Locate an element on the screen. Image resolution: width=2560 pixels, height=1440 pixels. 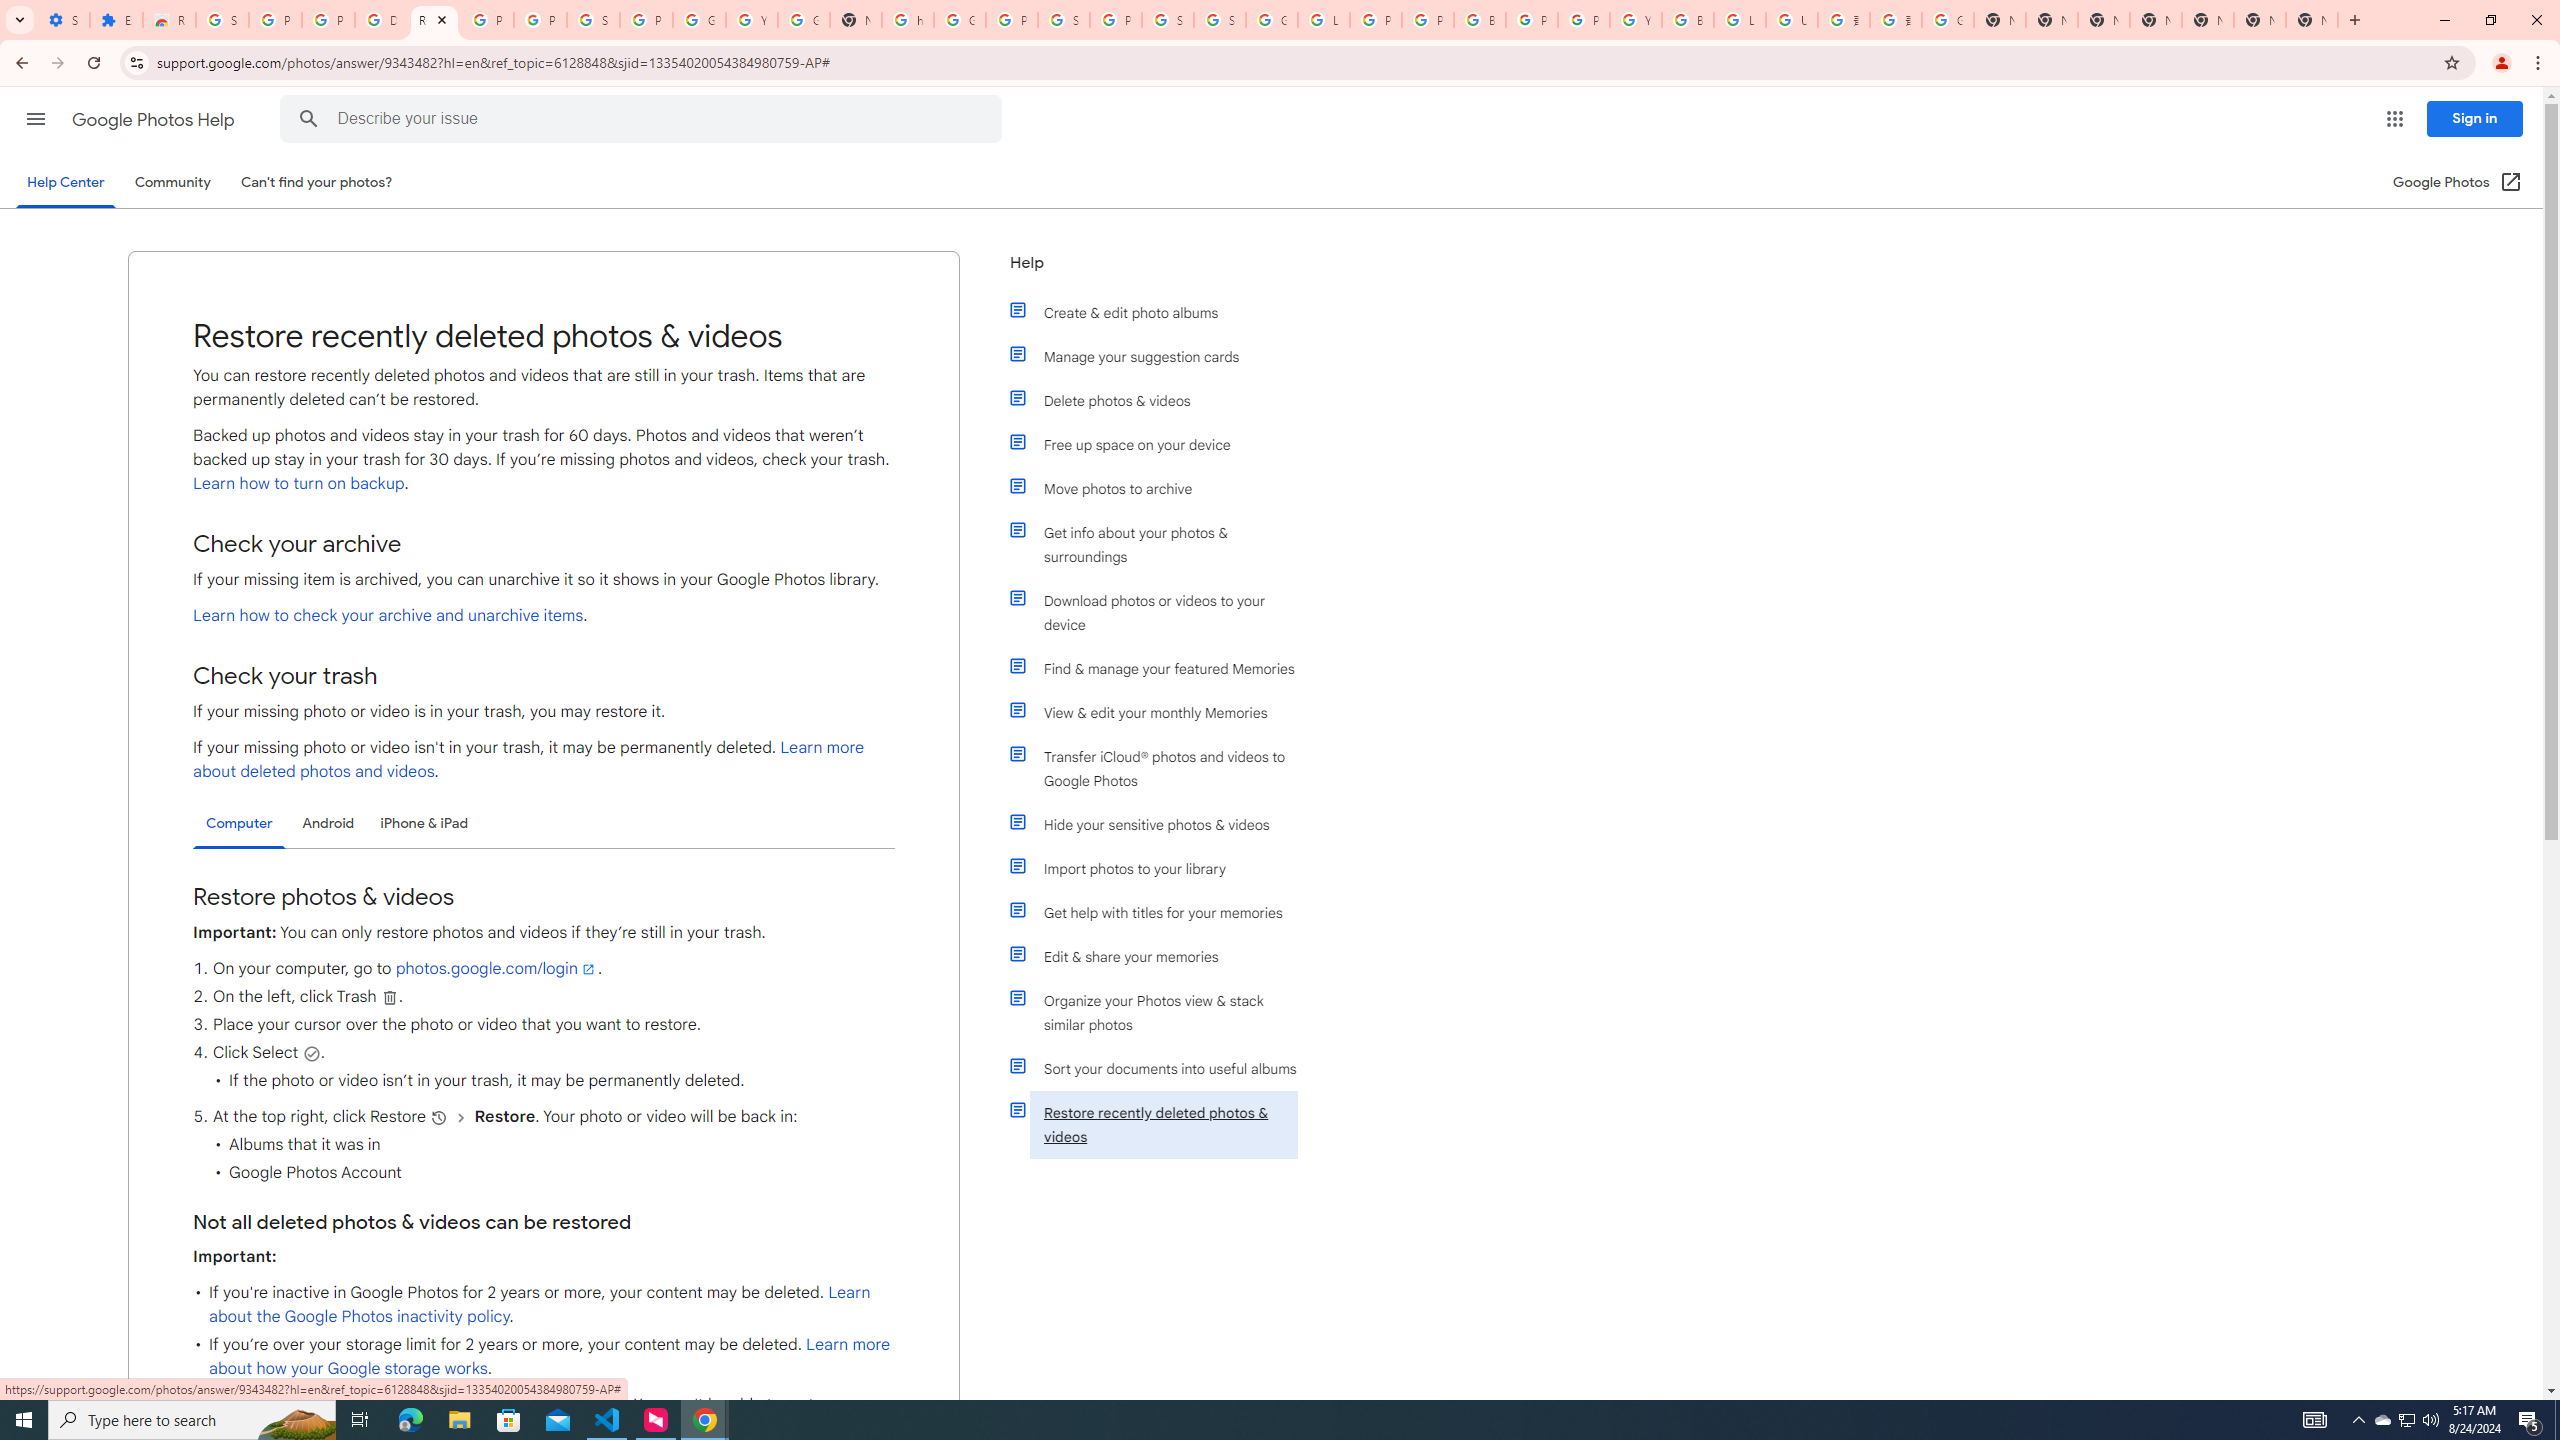
'Restore recently deleted photos & videos' is located at coordinates (1162, 1125).